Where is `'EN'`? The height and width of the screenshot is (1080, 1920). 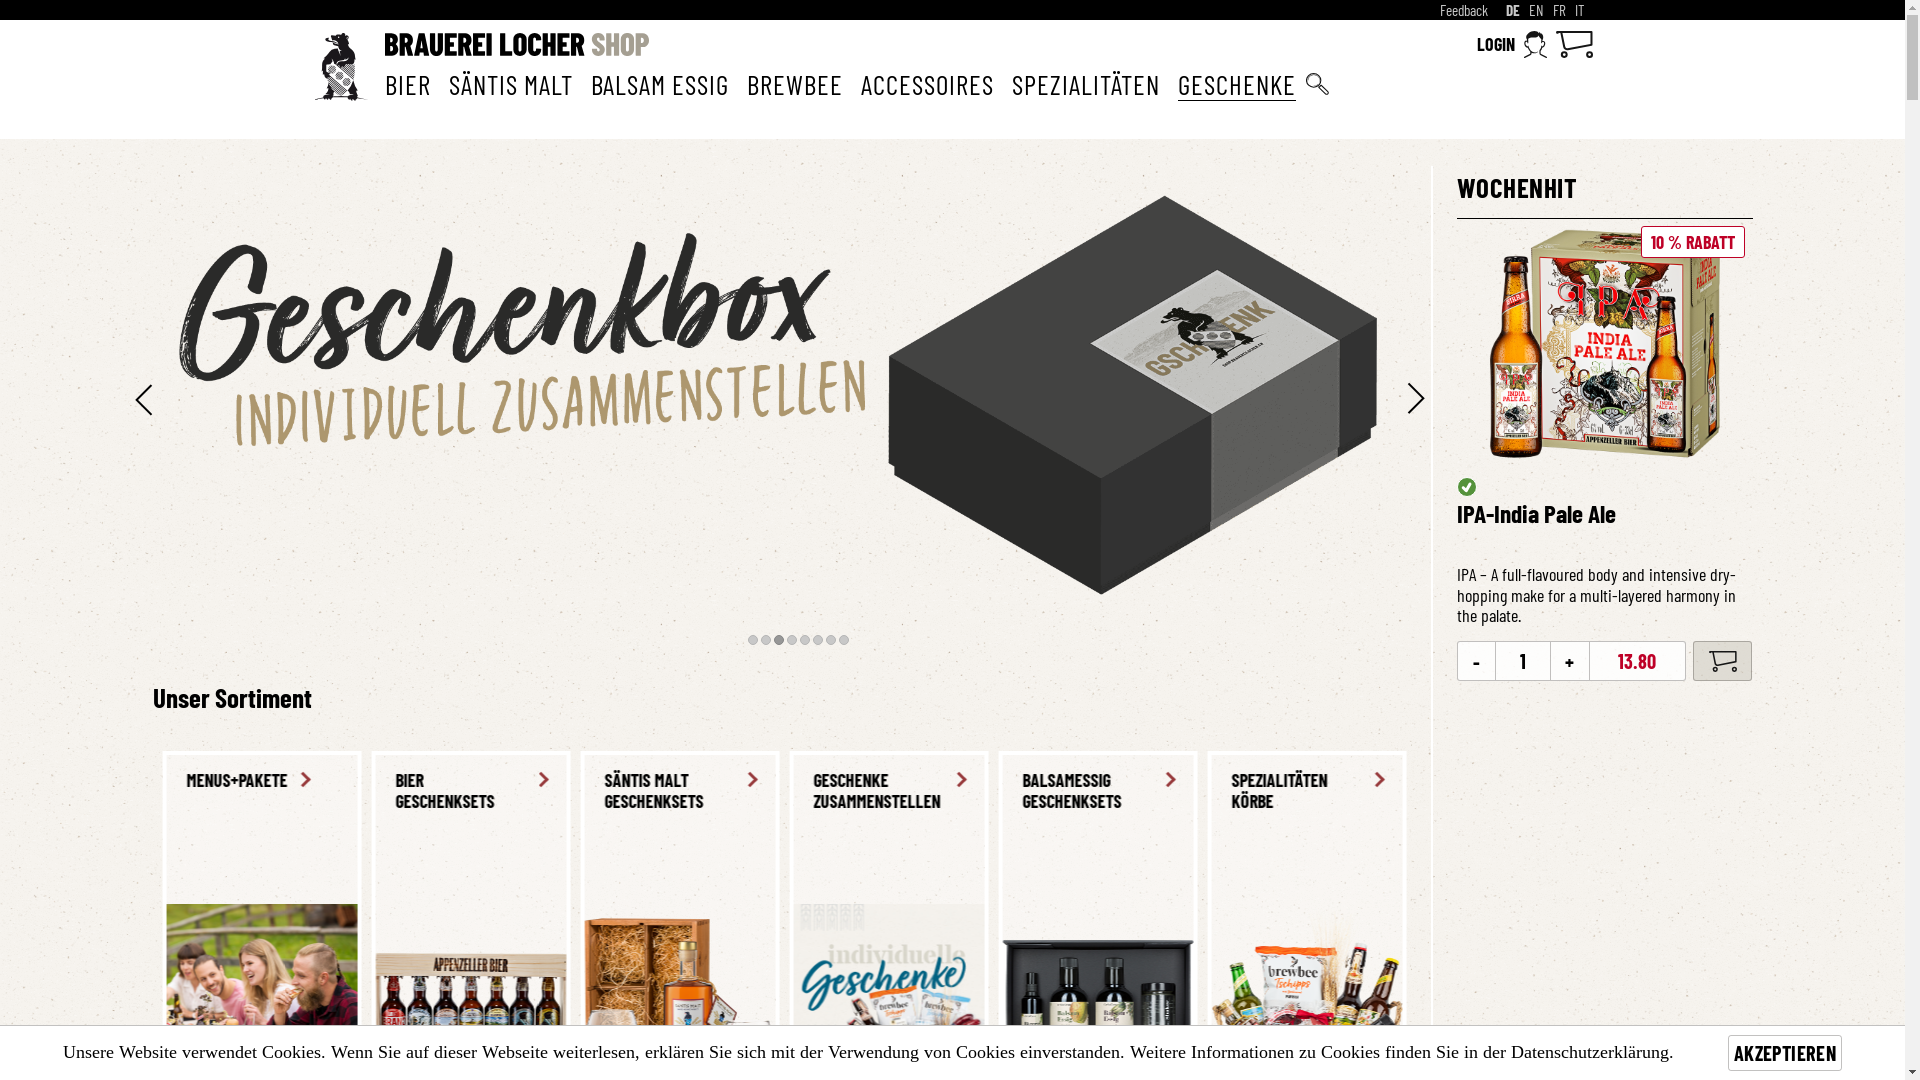 'EN' is located at coordinates (1534, 10).